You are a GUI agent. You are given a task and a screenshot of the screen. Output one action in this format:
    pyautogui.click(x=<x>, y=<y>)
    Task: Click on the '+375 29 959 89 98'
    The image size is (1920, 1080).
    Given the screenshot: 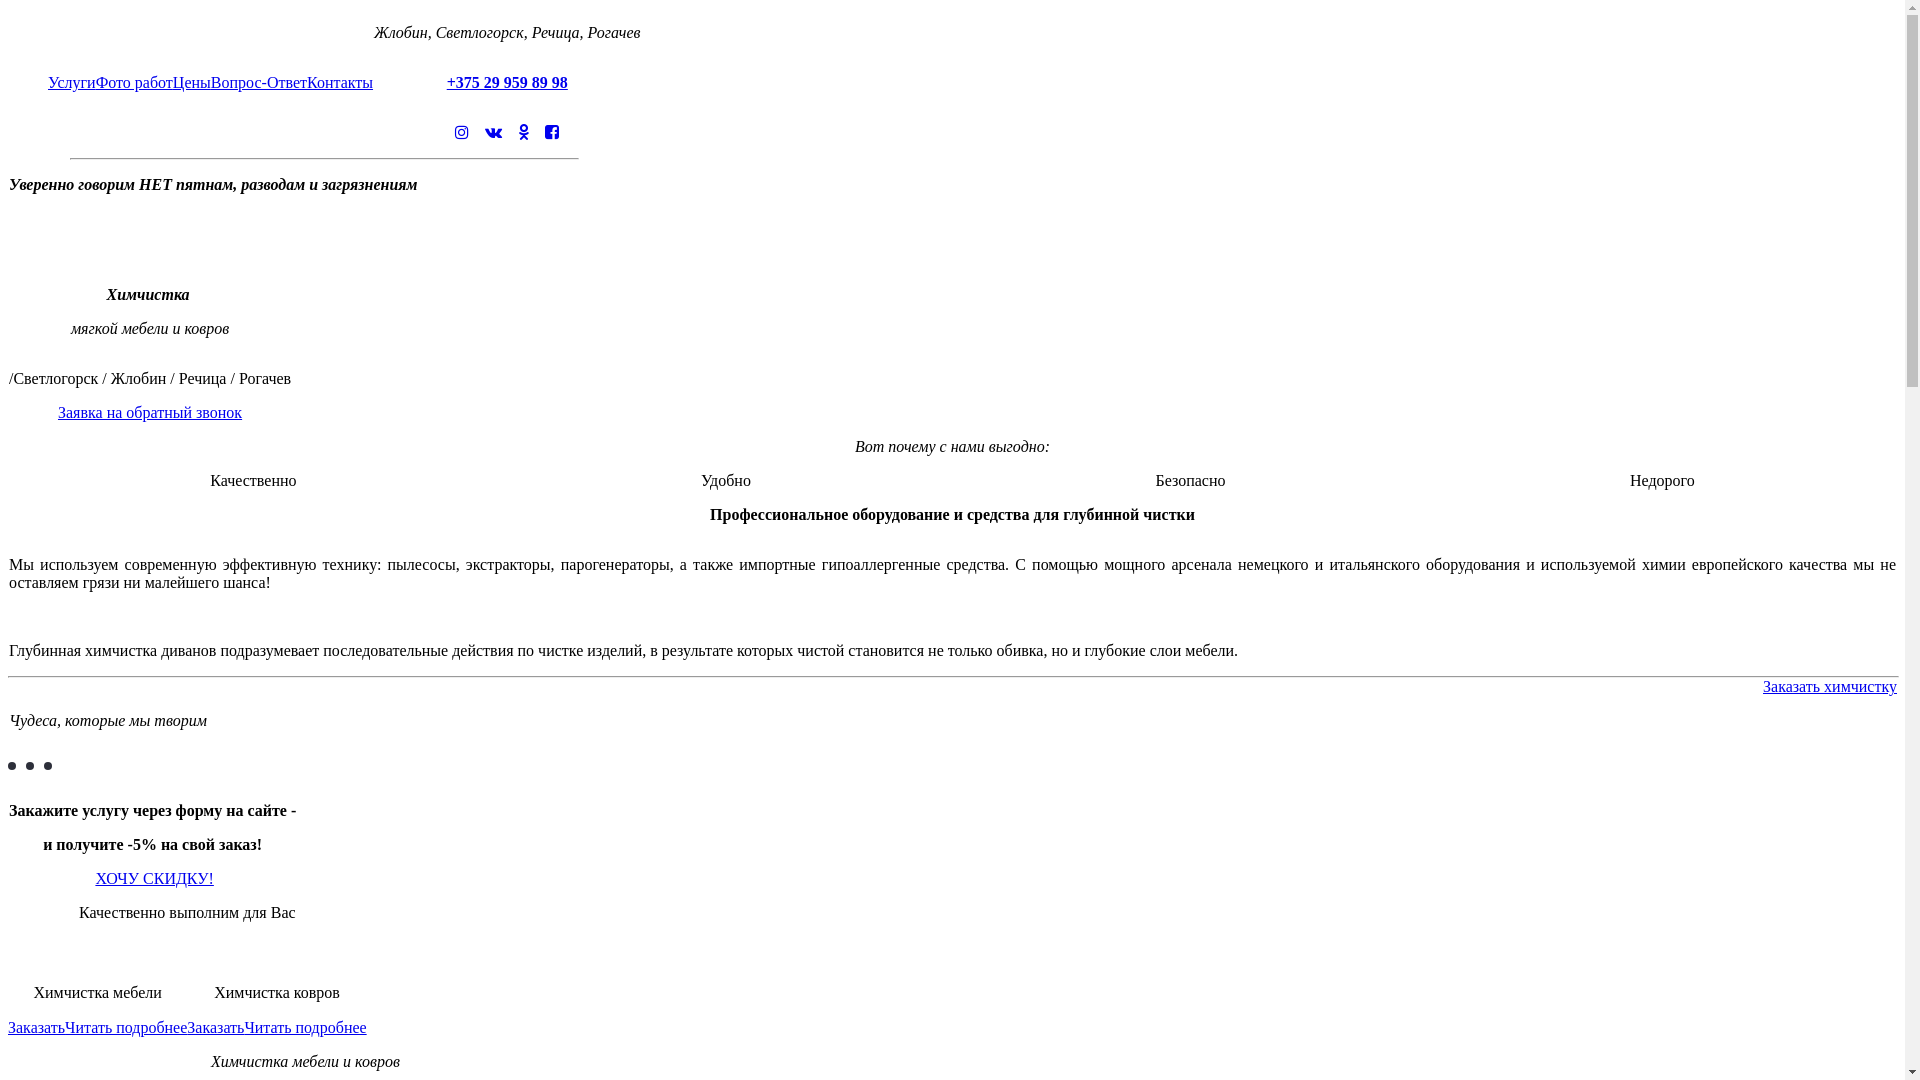 What is the action you would take?
    pyautogui.click(x=507, y=81)
    